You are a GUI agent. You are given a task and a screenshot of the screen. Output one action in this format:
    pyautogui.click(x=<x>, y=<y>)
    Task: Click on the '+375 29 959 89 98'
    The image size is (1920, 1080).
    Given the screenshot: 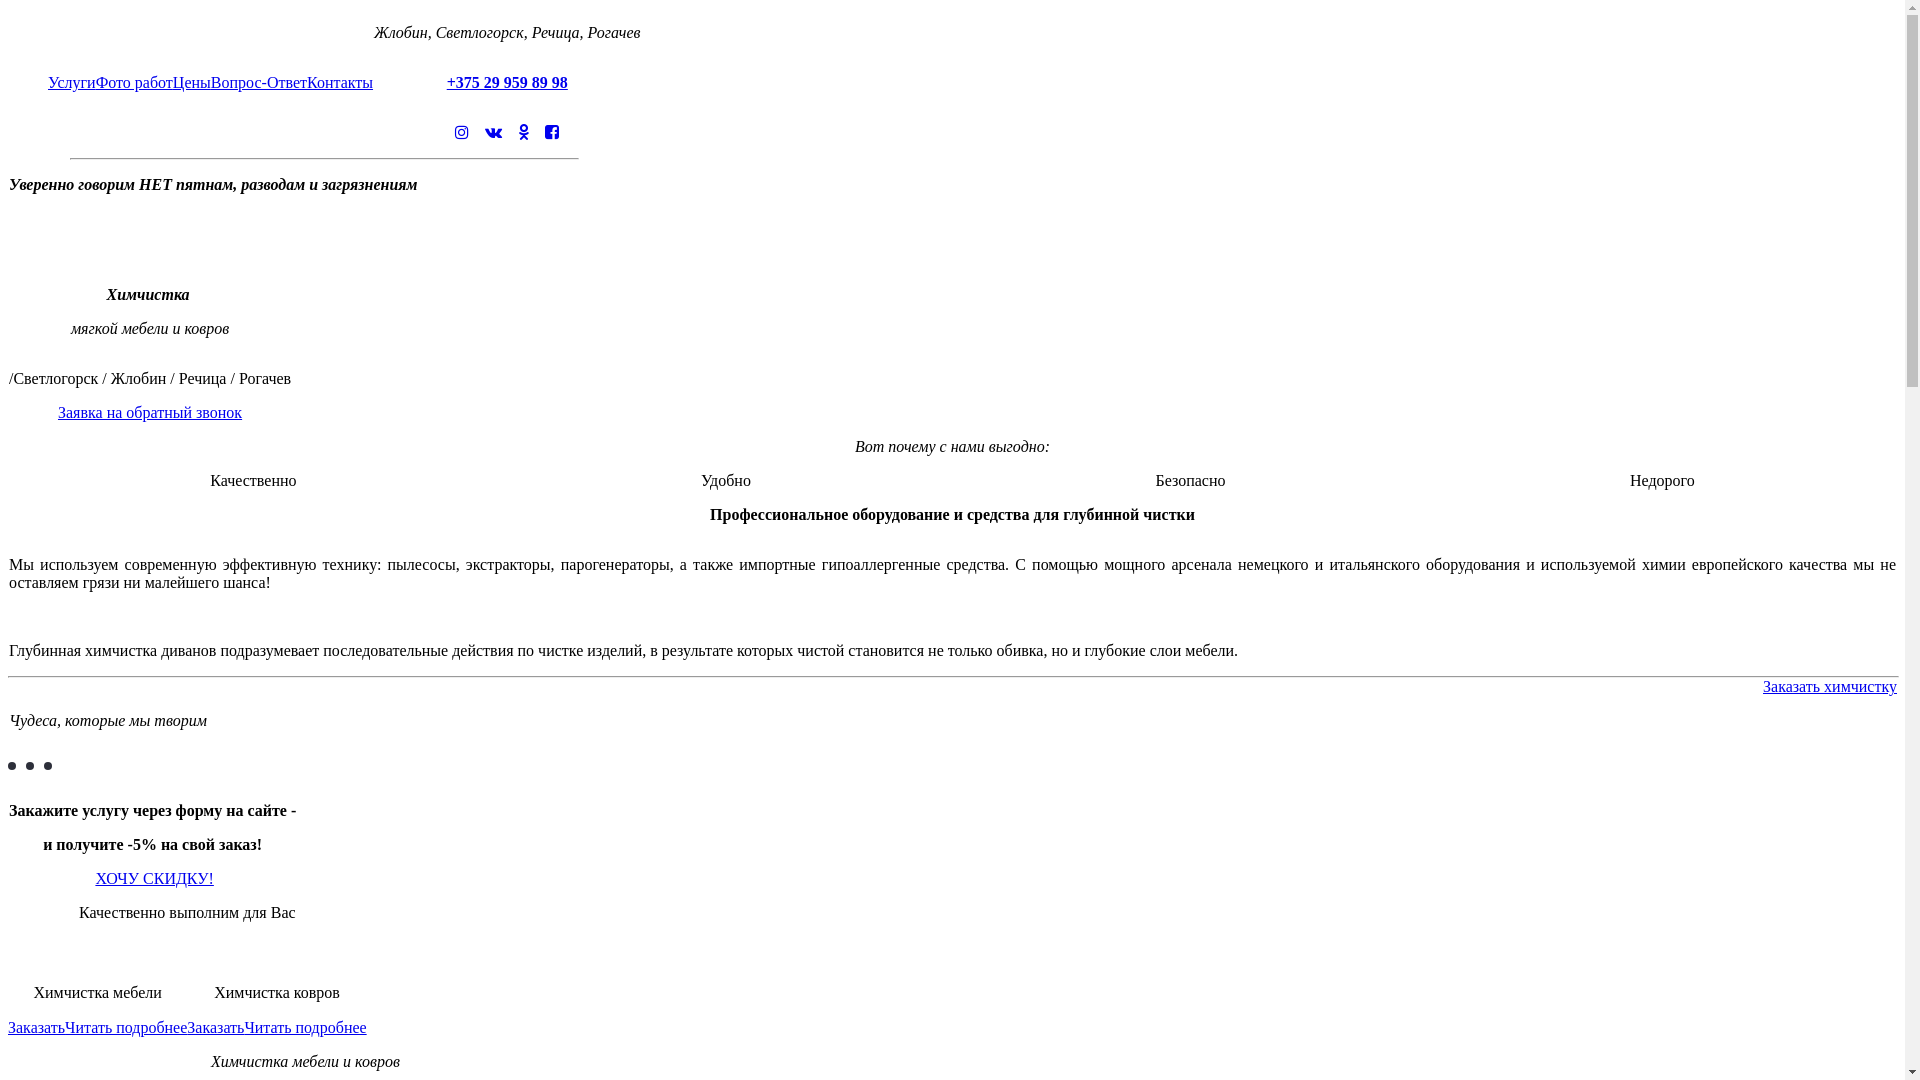 What is the action you would take?
    pyautogui.click(x=507, y=81)
    